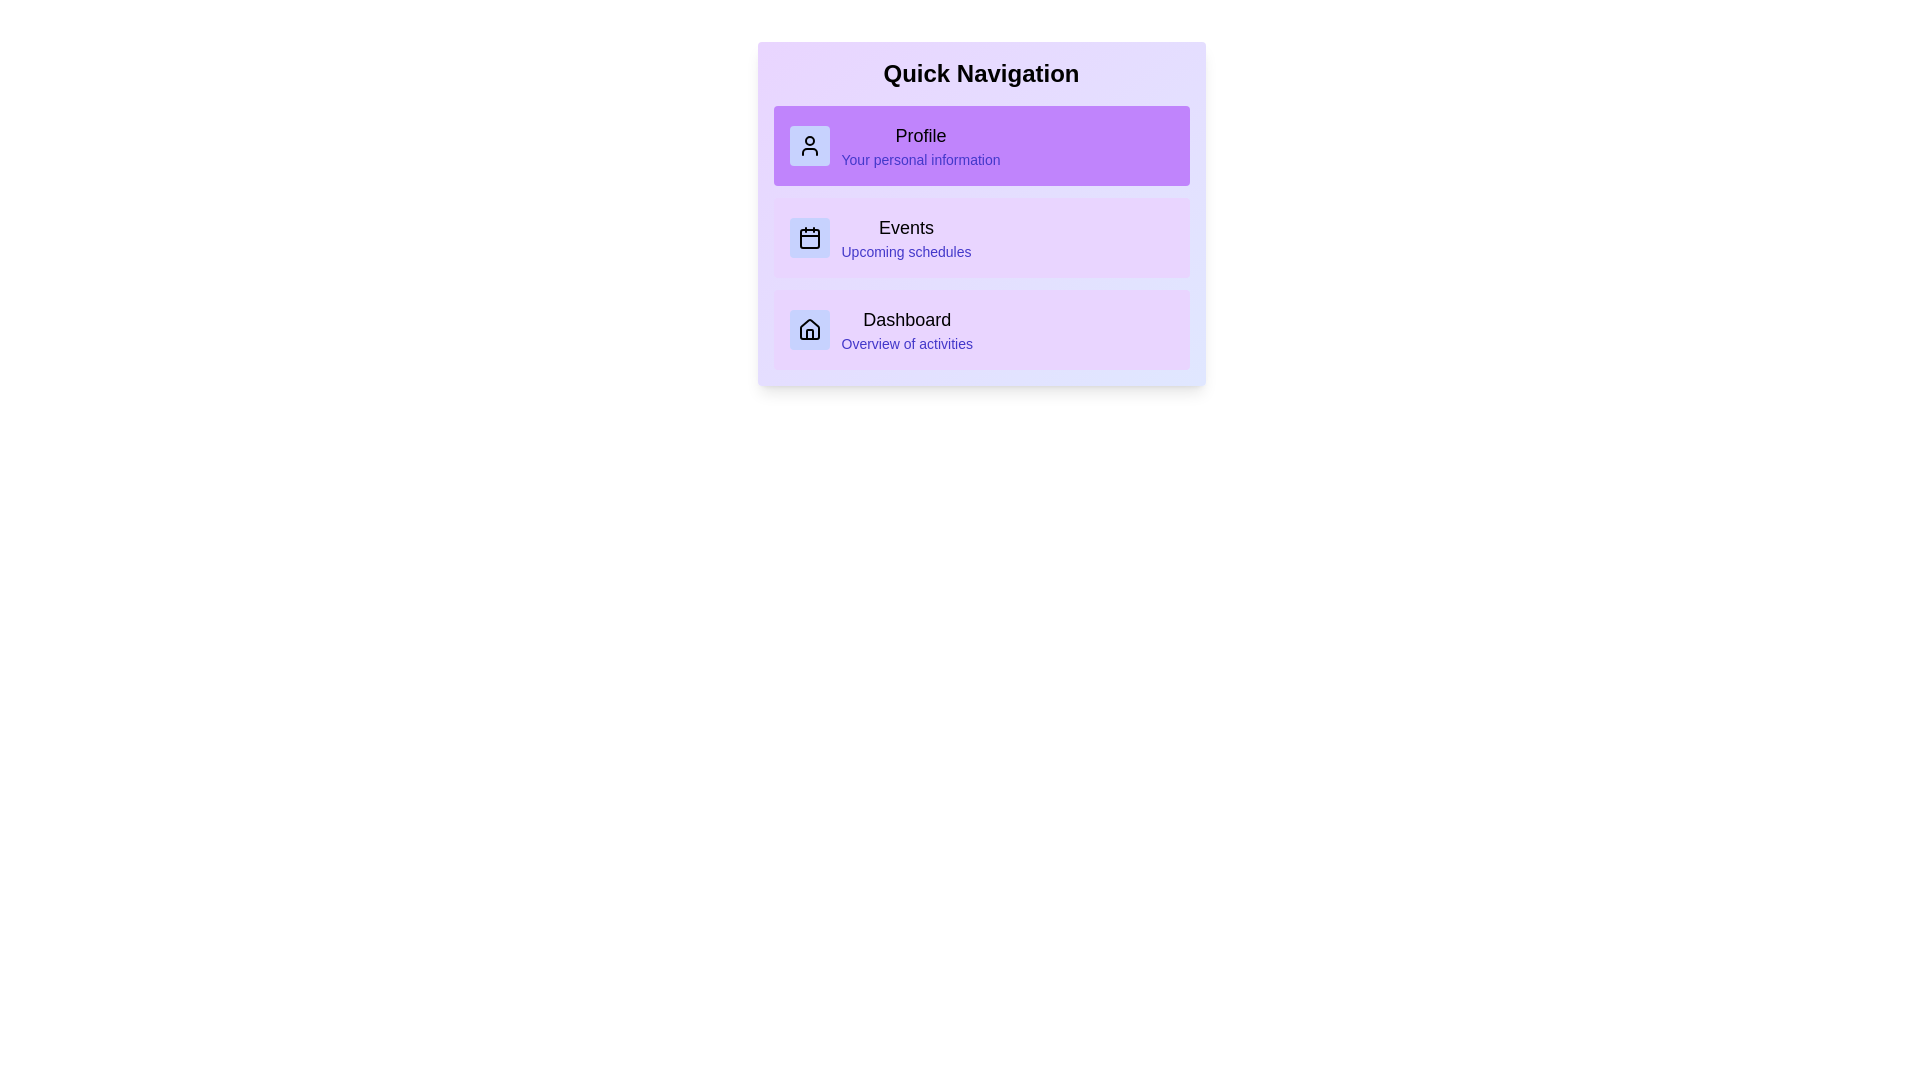  I want to click on the menu item corresponding to Profile, so click(981, 145).